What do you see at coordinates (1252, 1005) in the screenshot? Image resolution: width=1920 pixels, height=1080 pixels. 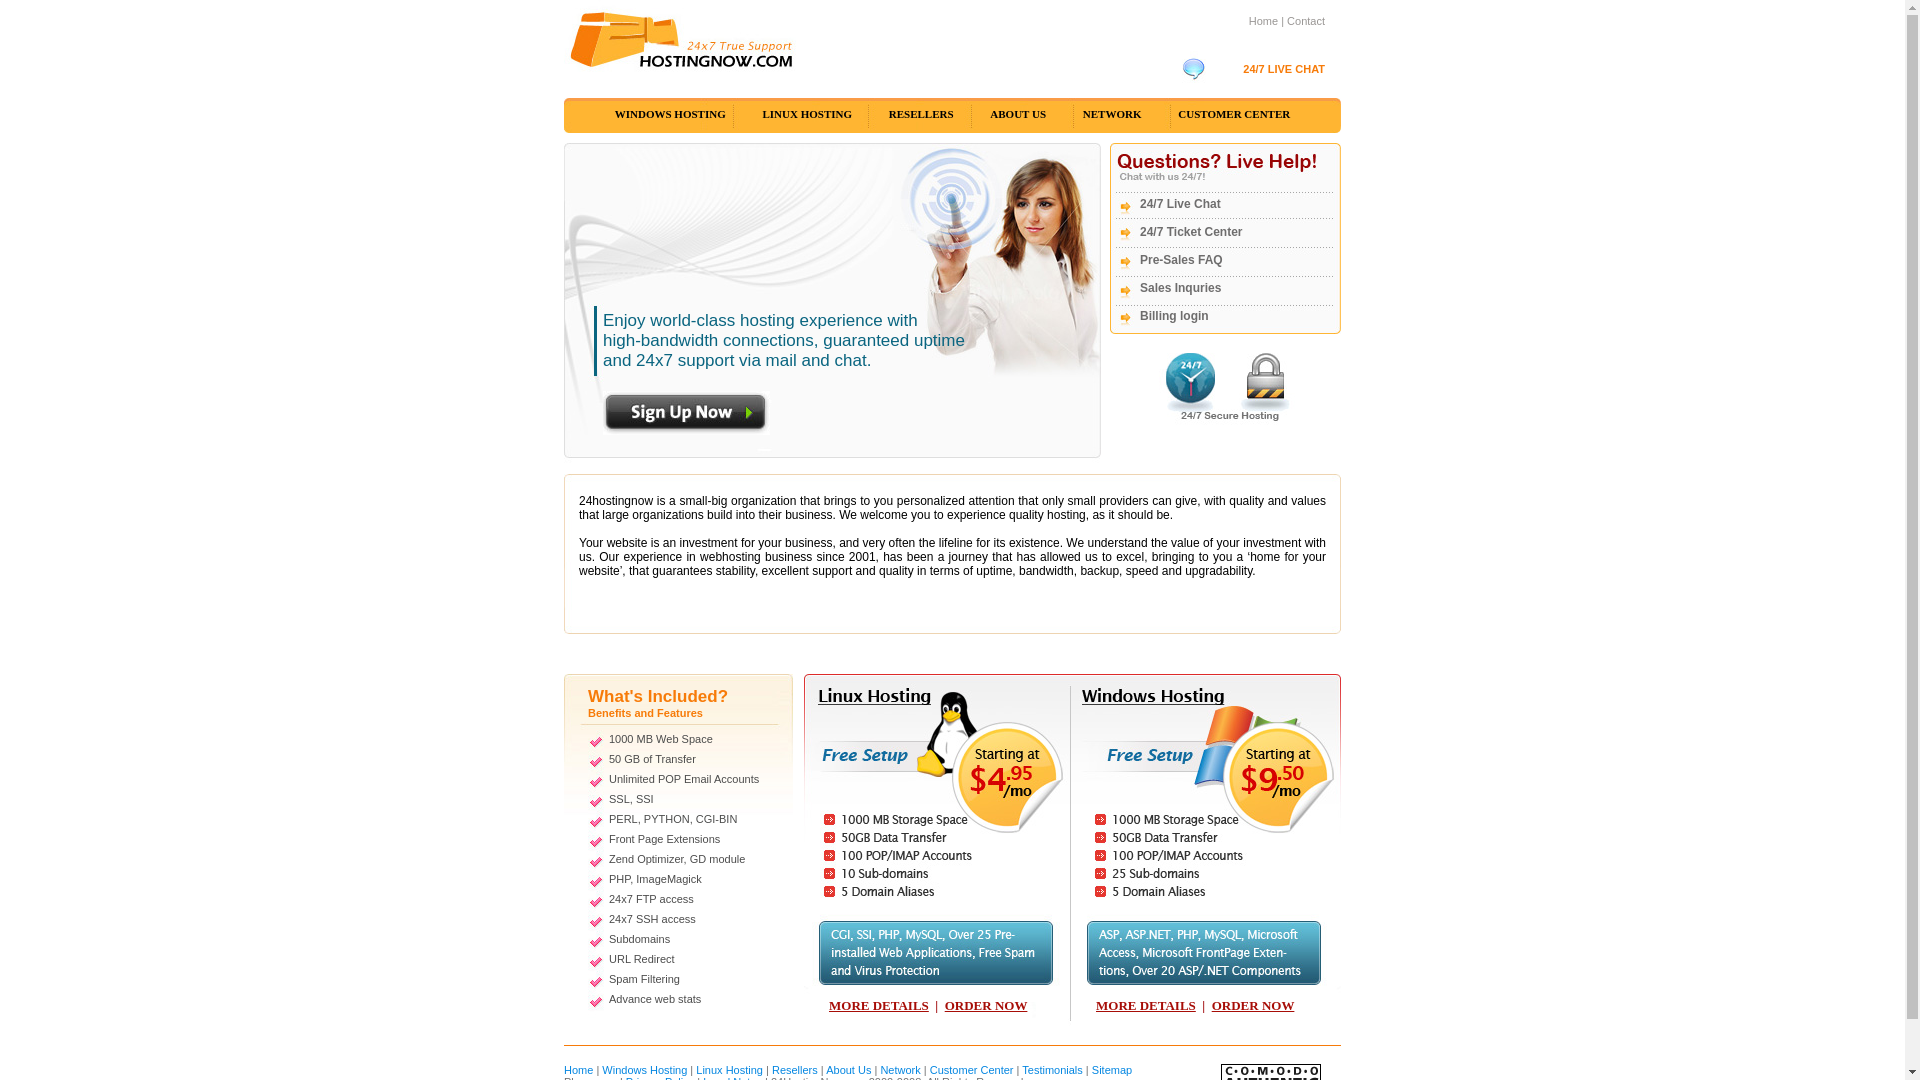 I see `'ORDER NOW'` at bounding box center [1252, 1005].